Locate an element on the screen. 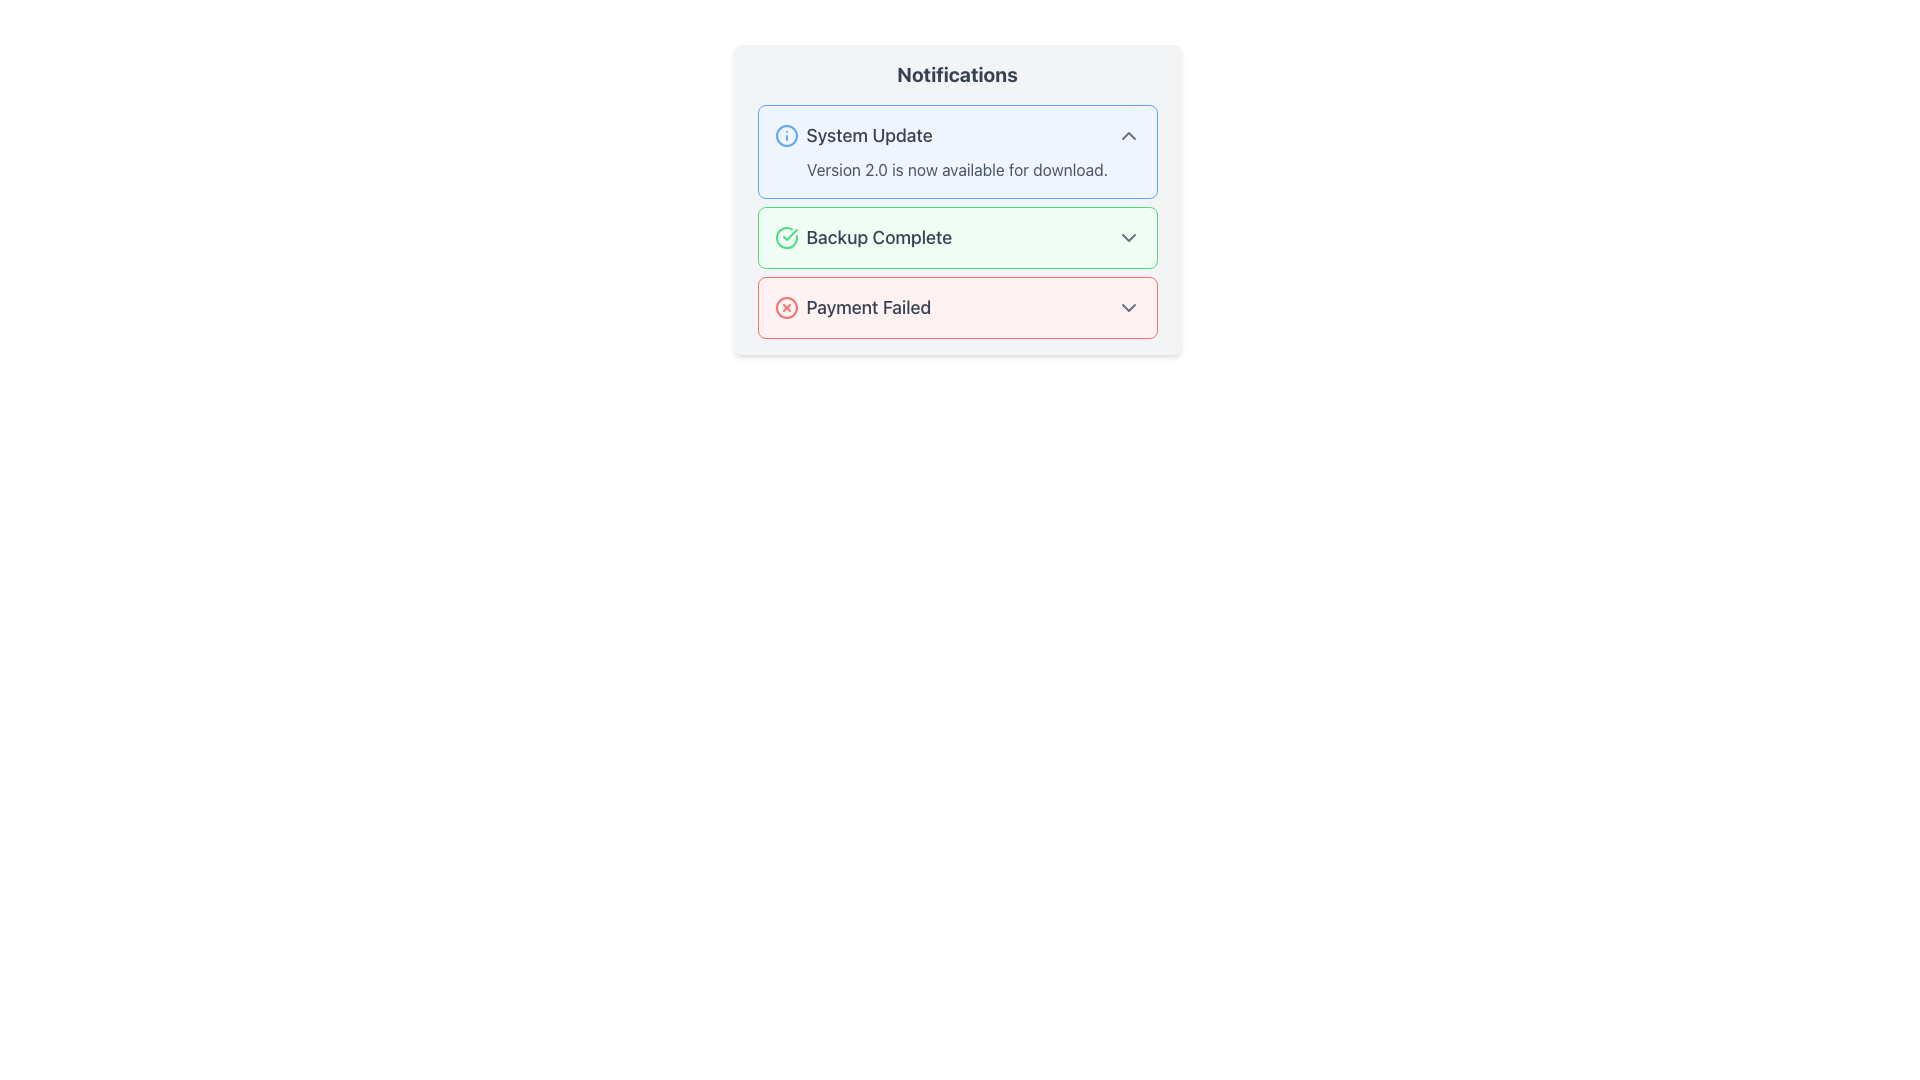  label associated with the 'Backup Complete' icon located to the left of the notification text is located at coordinates (785, 237).